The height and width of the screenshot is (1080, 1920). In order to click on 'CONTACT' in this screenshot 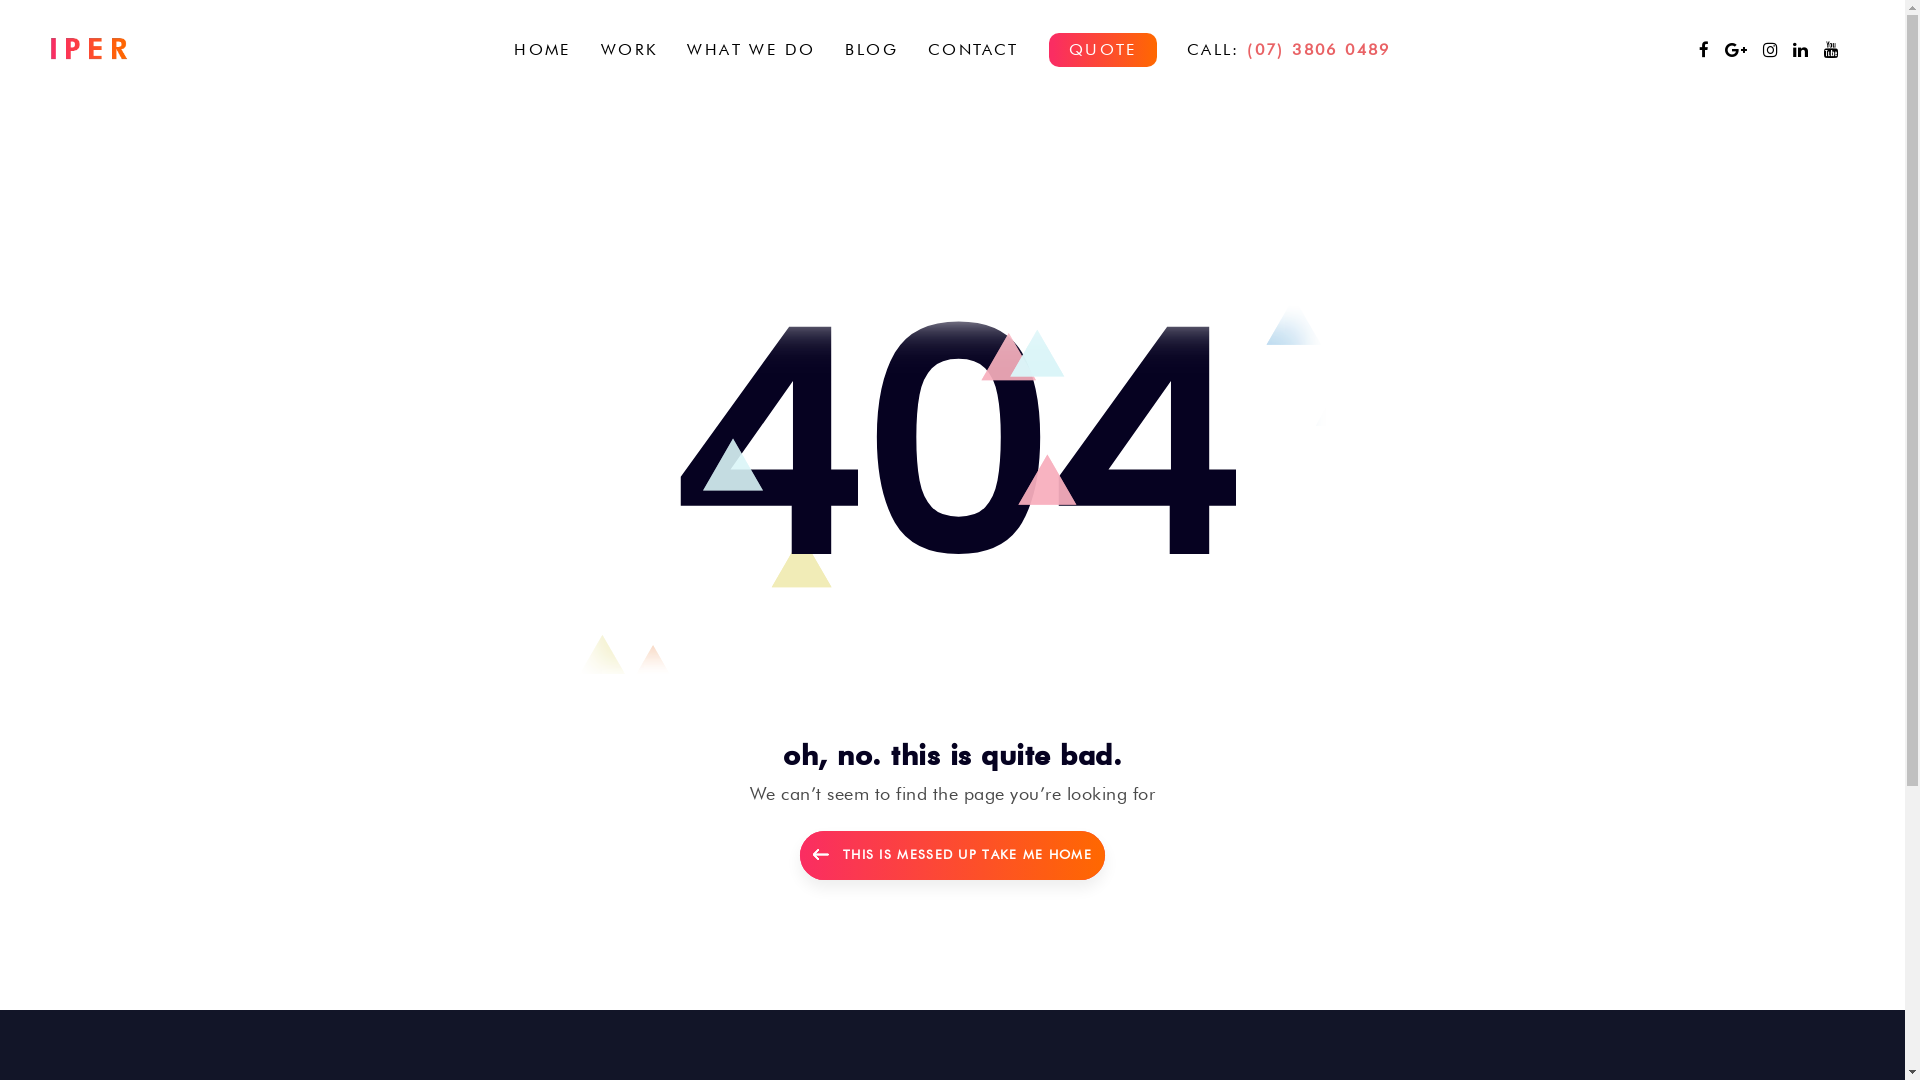, I will do `click(911, 48)`.